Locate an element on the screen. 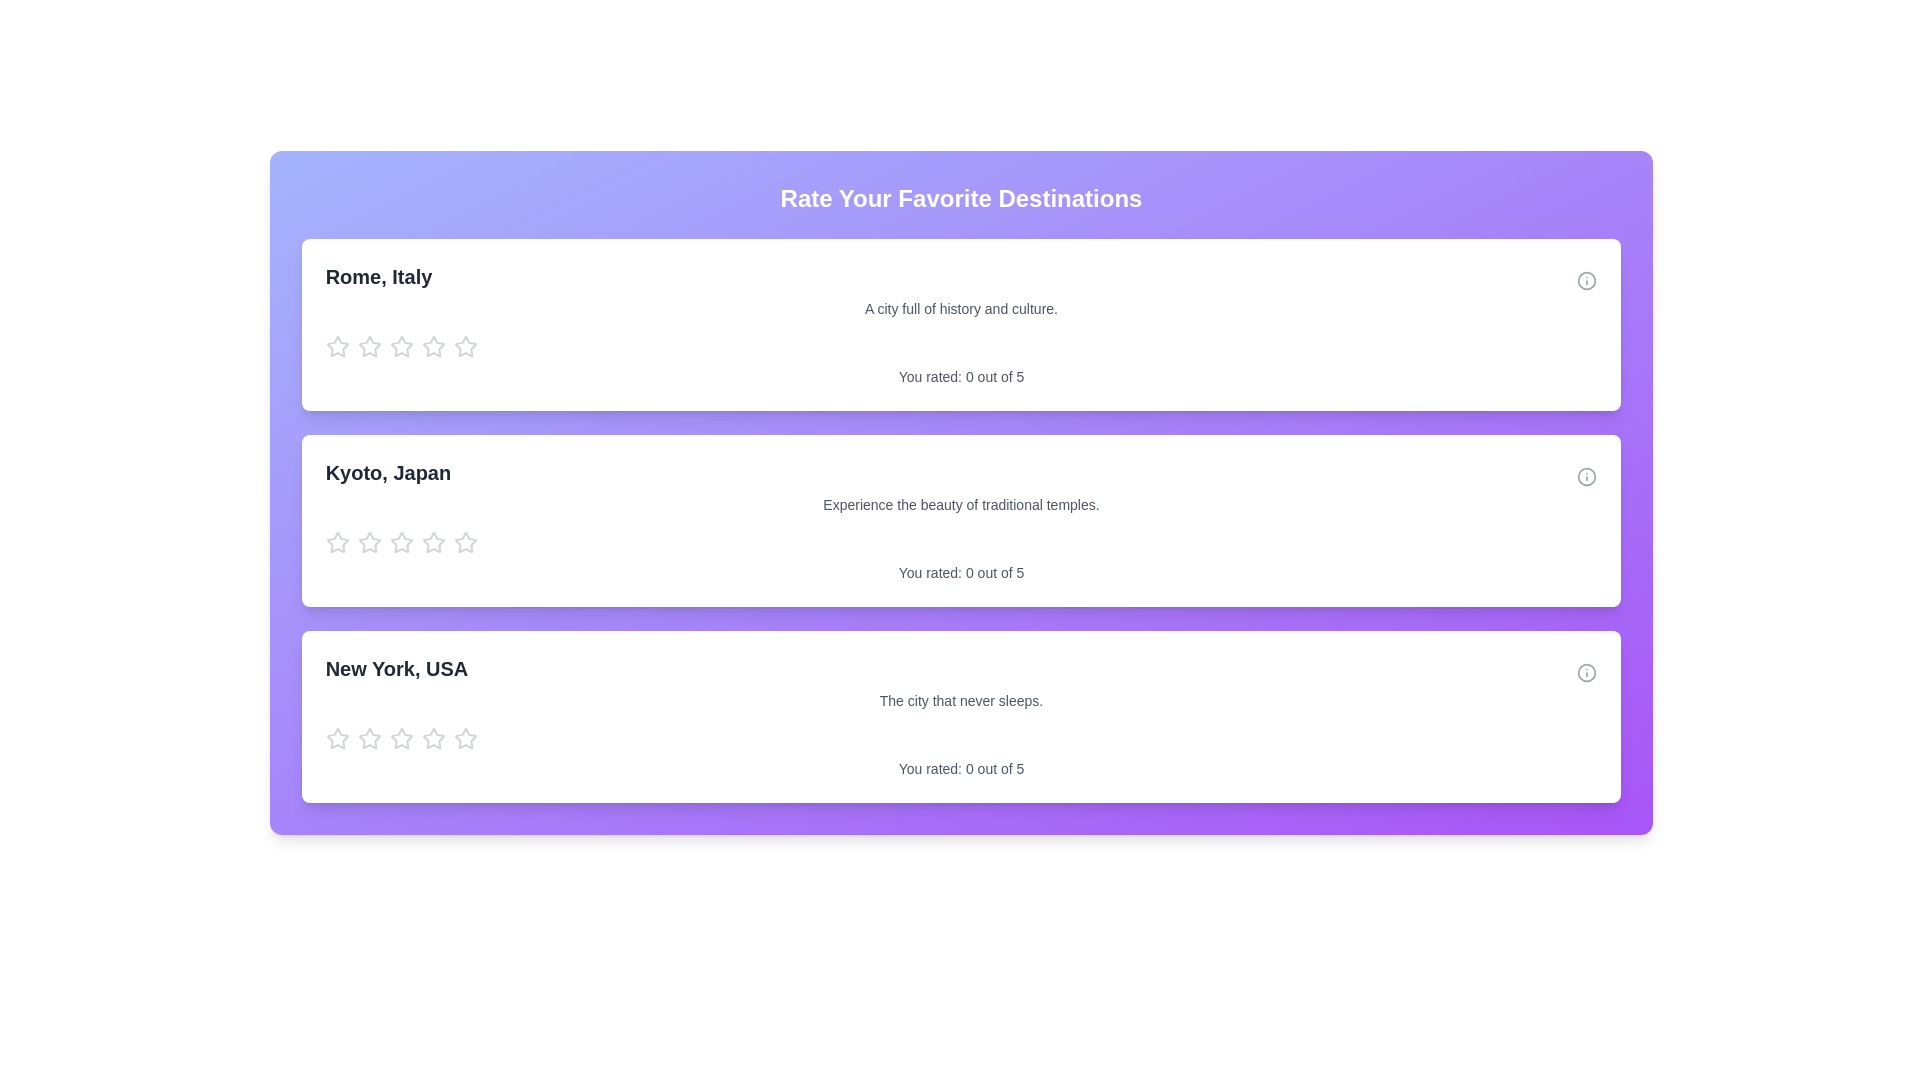  the information icon located on the right side of the second row, which corresponds to the 'Kyoto, Japan' entry is located at coordinates (1586, 477).